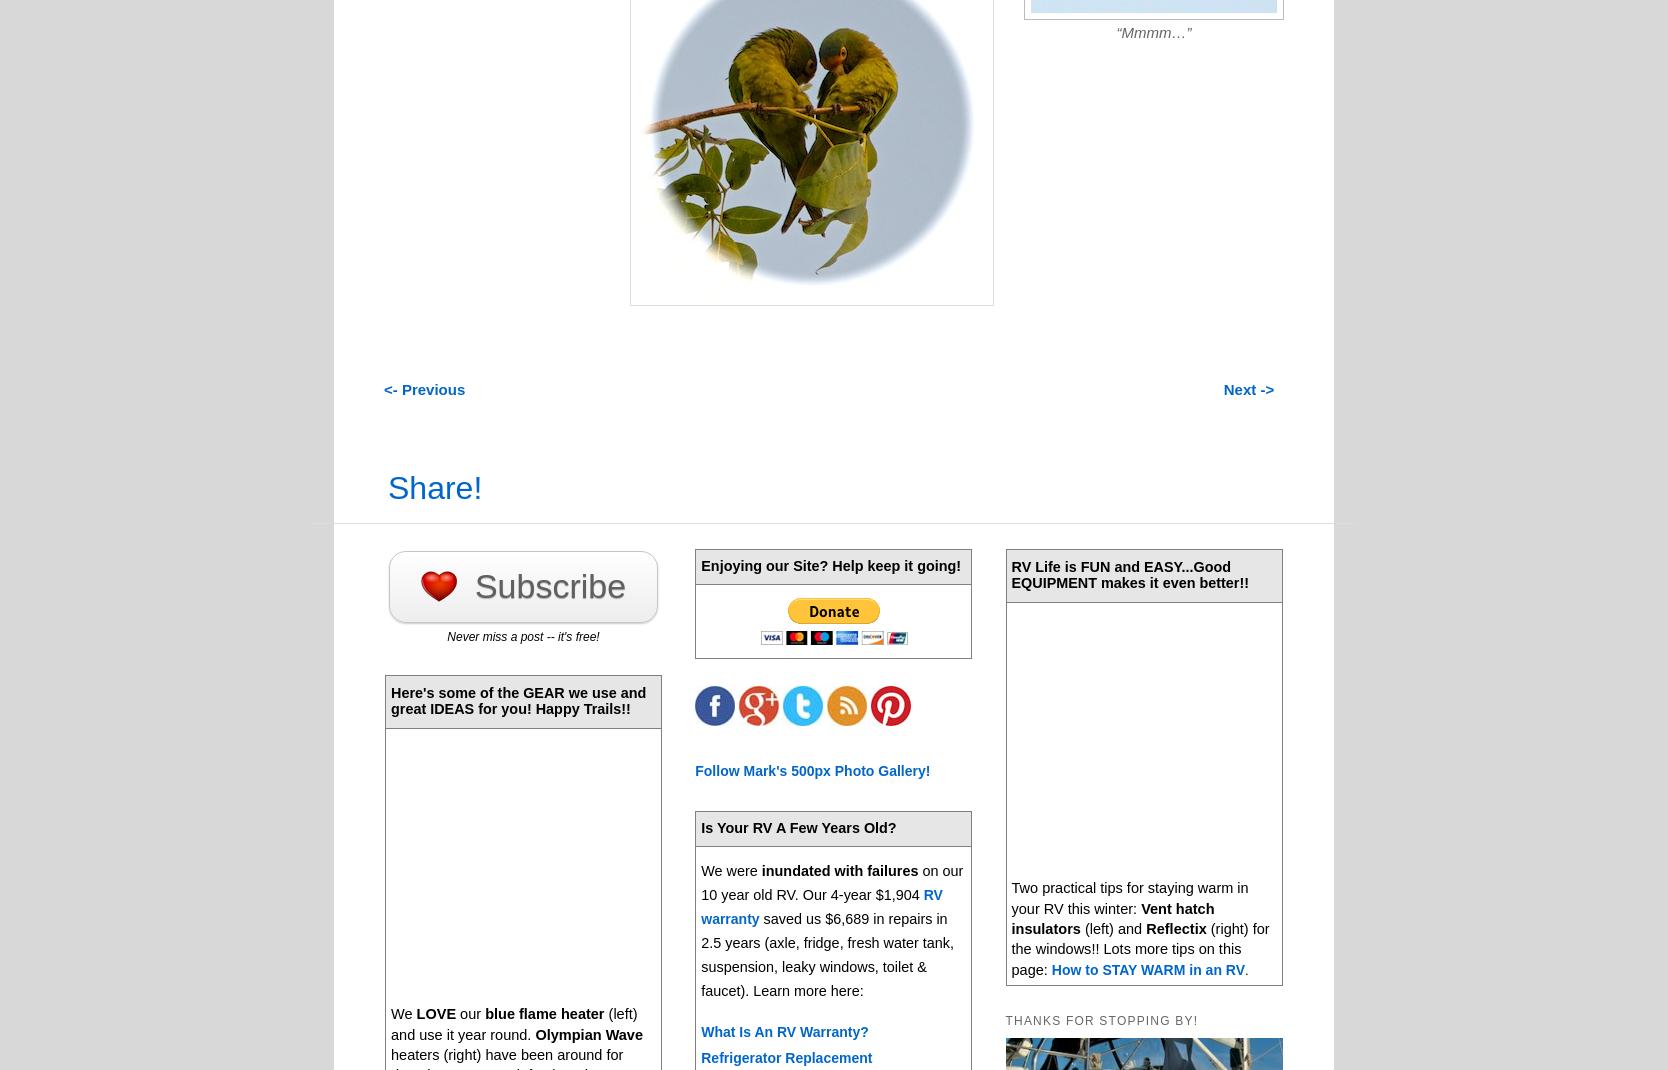 This screenshot has height=1070, width=1668. Describe the element at coordinates (402, 1014) in the screenshot. I see `'We'` at that location.